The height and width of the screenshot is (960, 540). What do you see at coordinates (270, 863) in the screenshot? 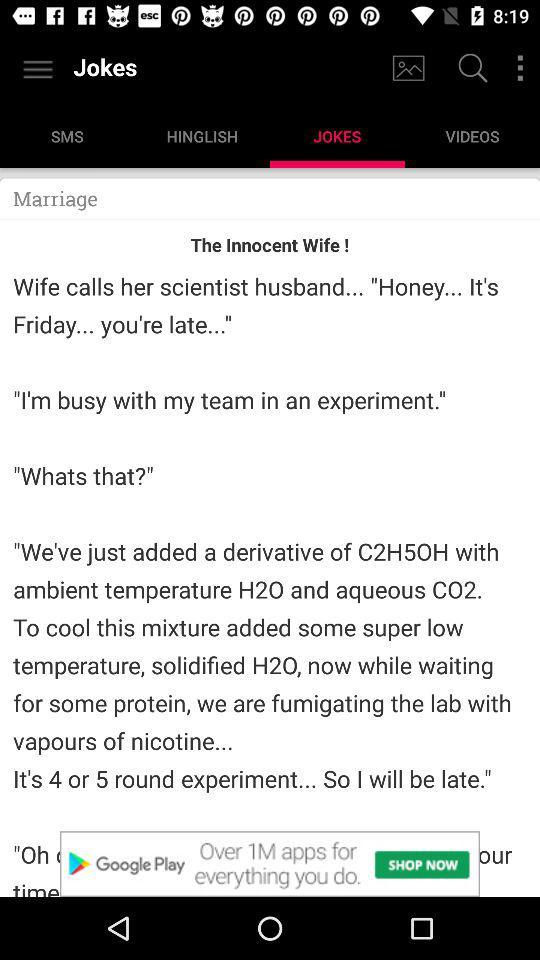
I see `access advertisement` at bounding box center [270, 863].